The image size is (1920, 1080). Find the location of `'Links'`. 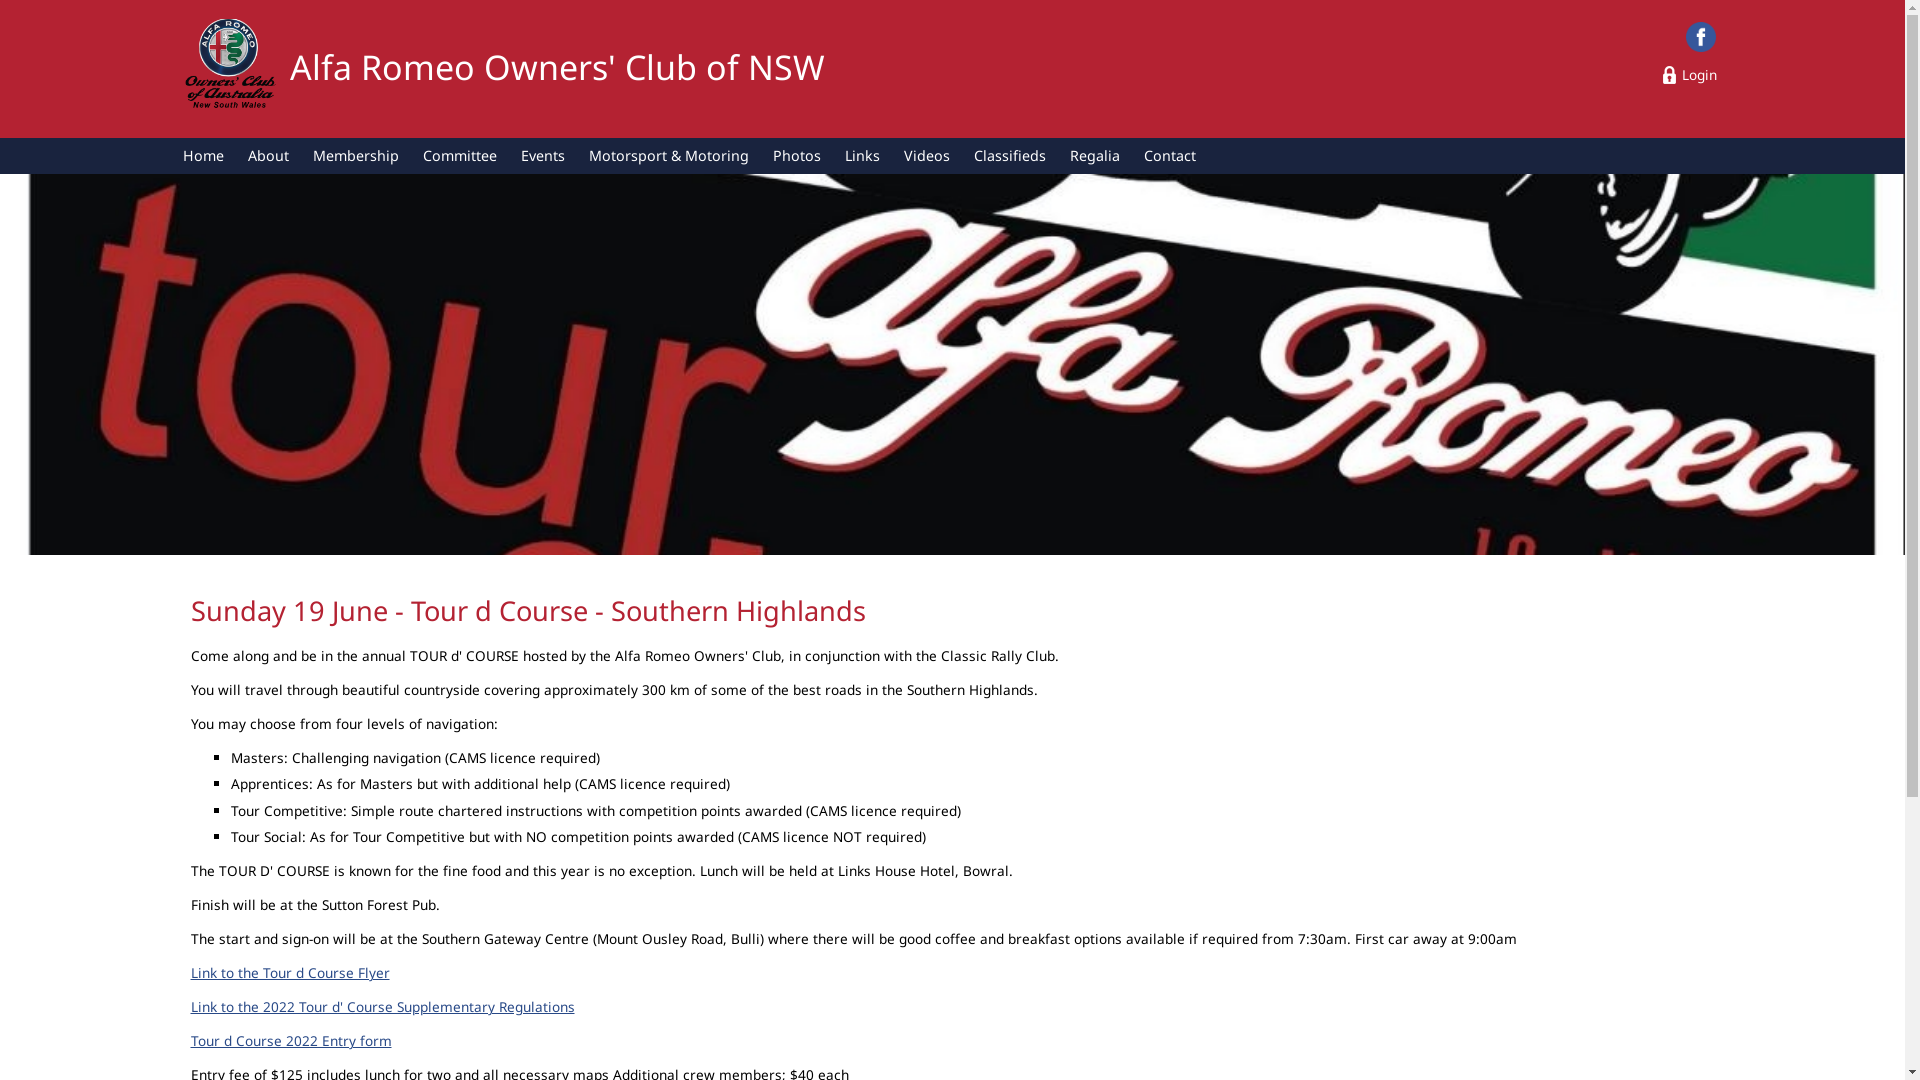

'Links' is located at coordinates (862, 154).